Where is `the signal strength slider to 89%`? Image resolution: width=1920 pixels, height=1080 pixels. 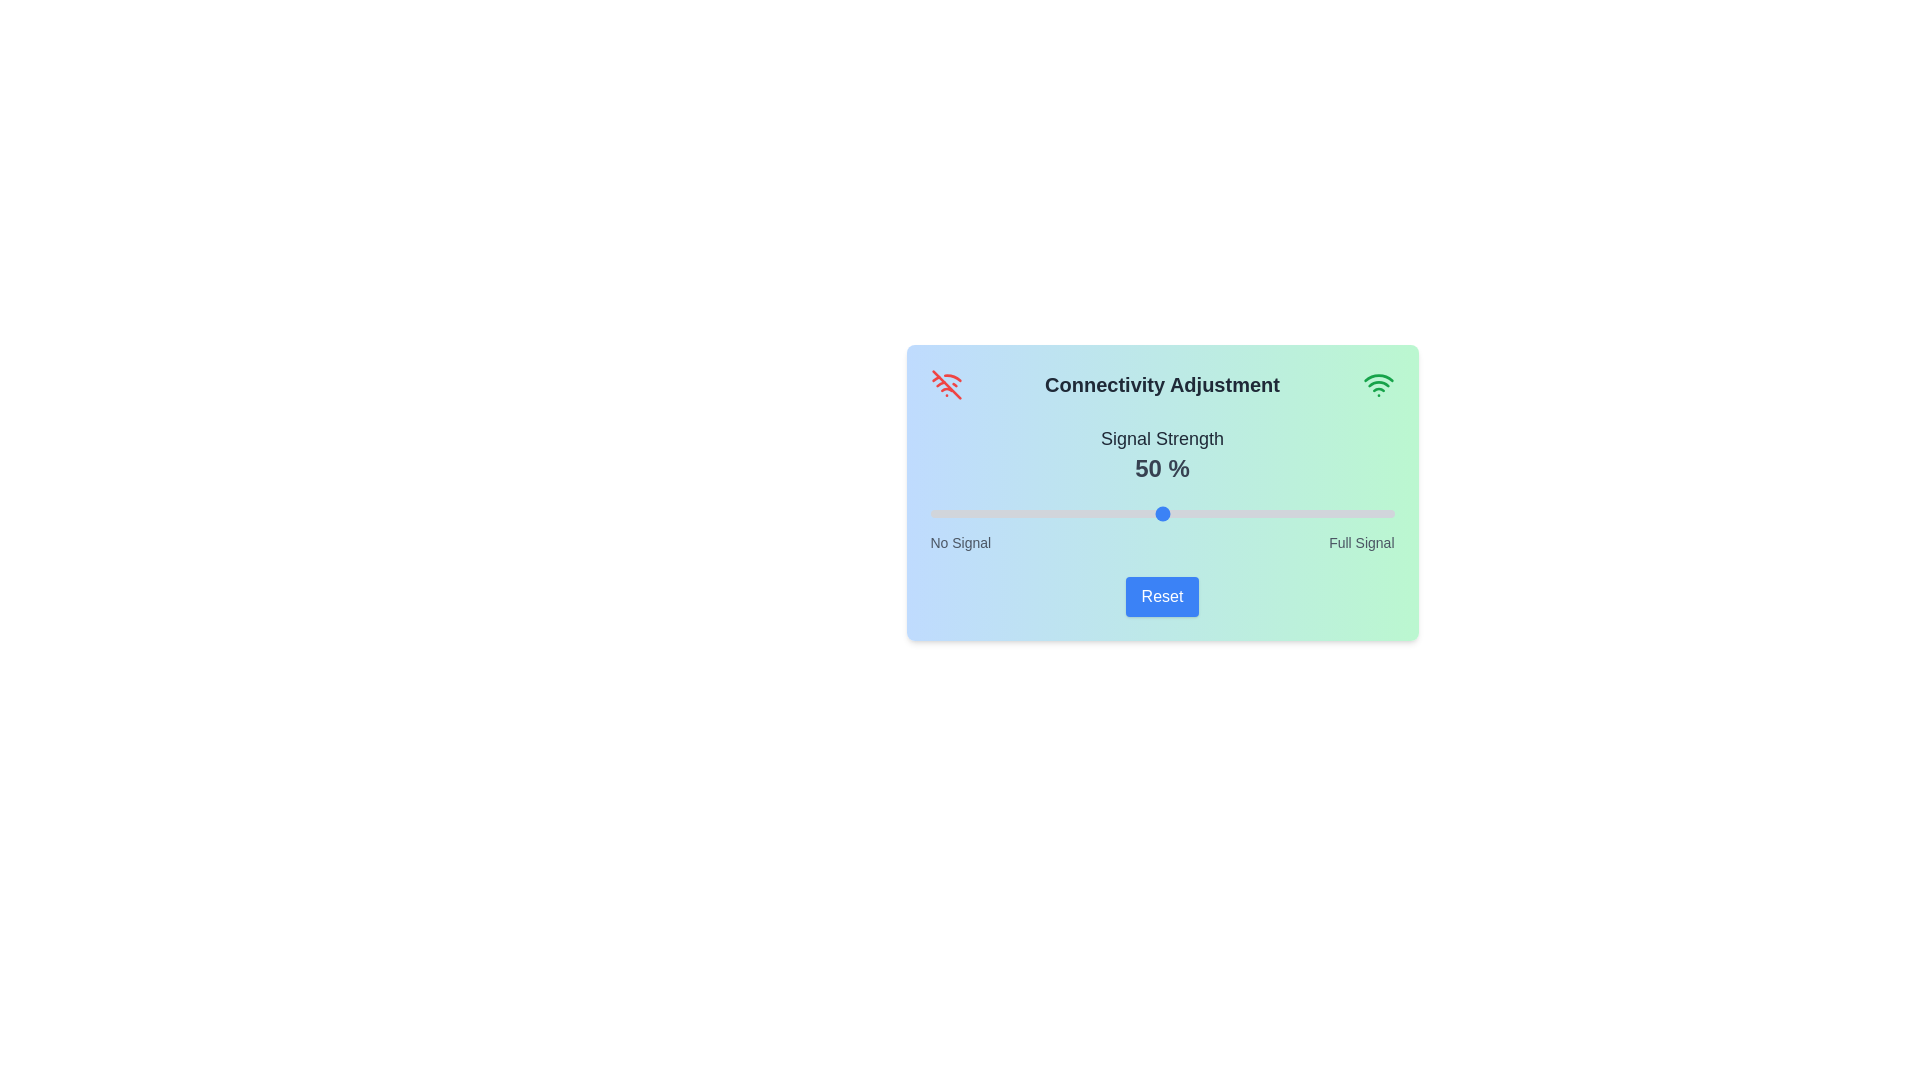
the signal strength slider to 89% is located at coordinates (1343, 512).